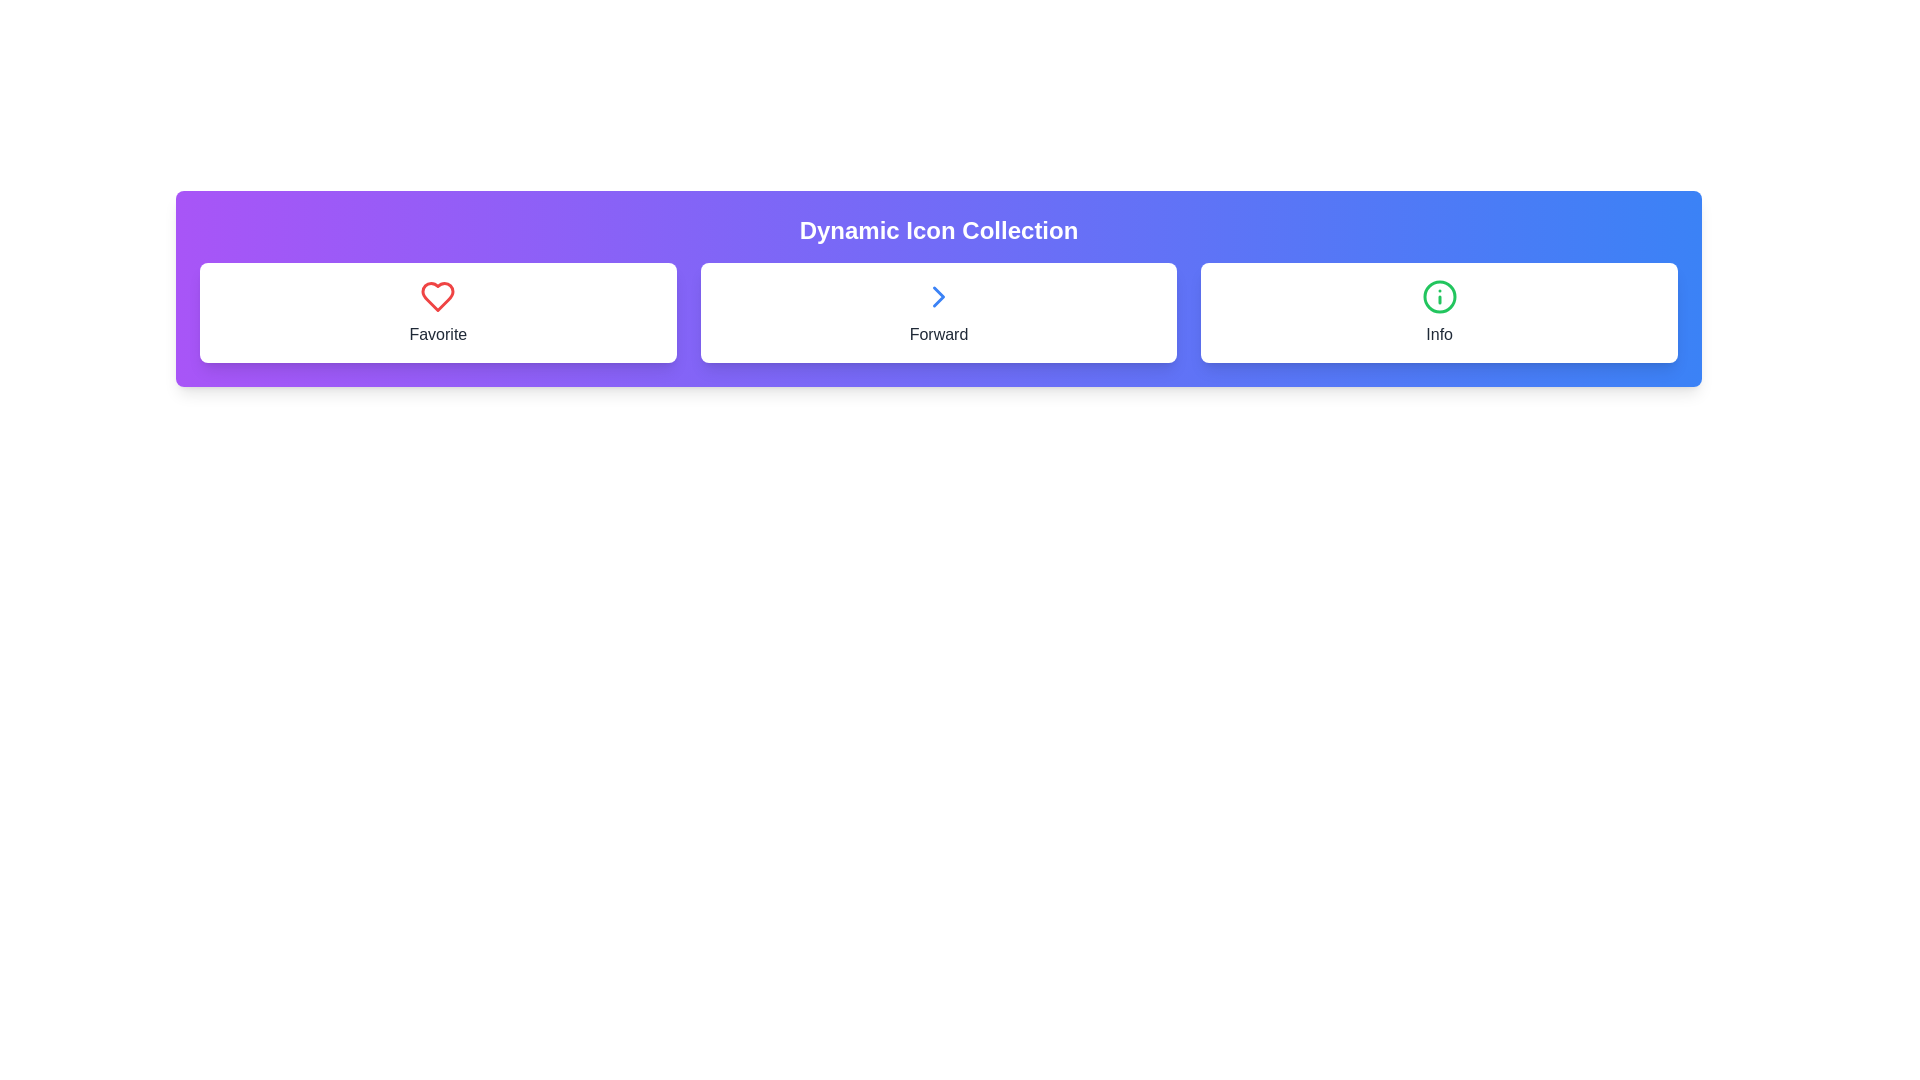 The width and height of the screenshot is (1920, 1080). What do you see at coordinates (1438, 297) in the screenshot?
I see `the circular base of the 'info' icon, which is an SVG circle element with a green border and white fill, located in the rightmost section of a triple-card layout` at bounding box center [1438, 297].